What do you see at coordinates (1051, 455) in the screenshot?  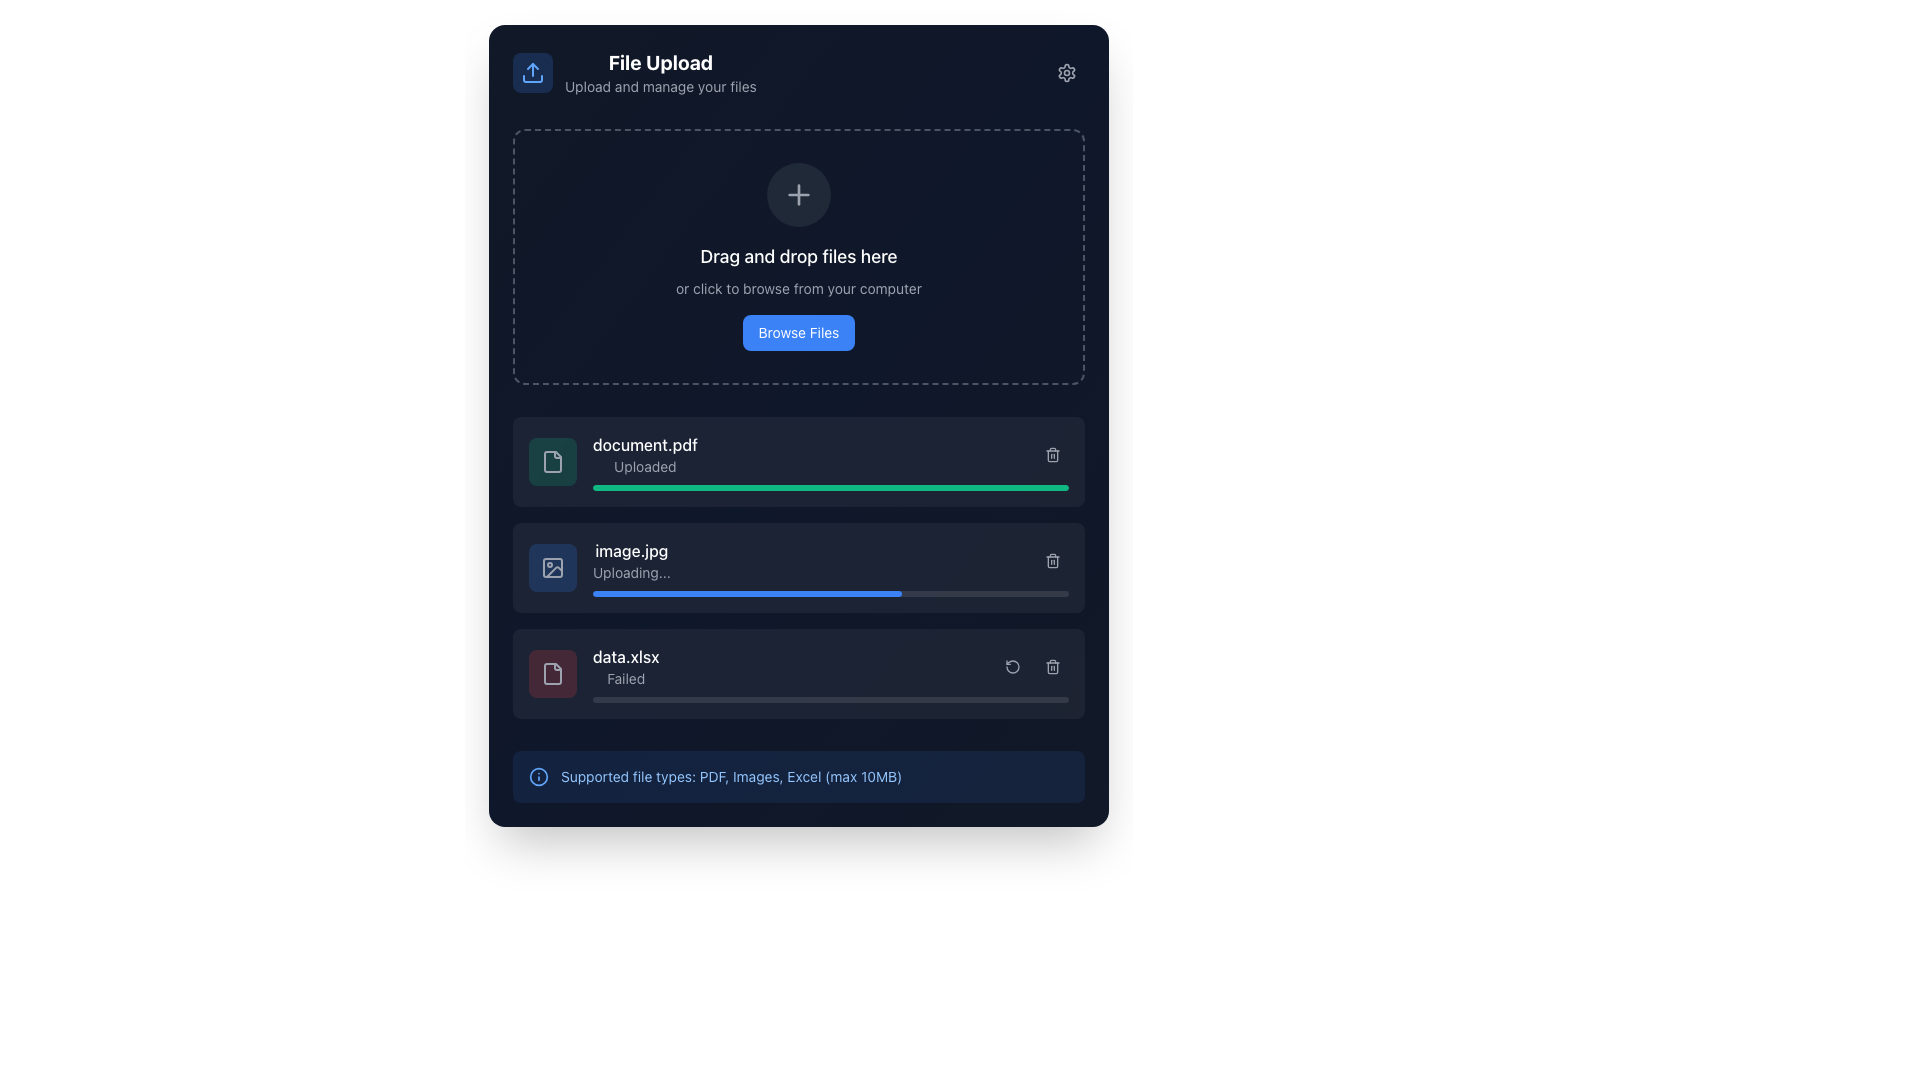 I see `the delete button icon located at the far-right side of the row associated with the 'document.pdf' file to observe any effects` at bounding box center [1051, 455].